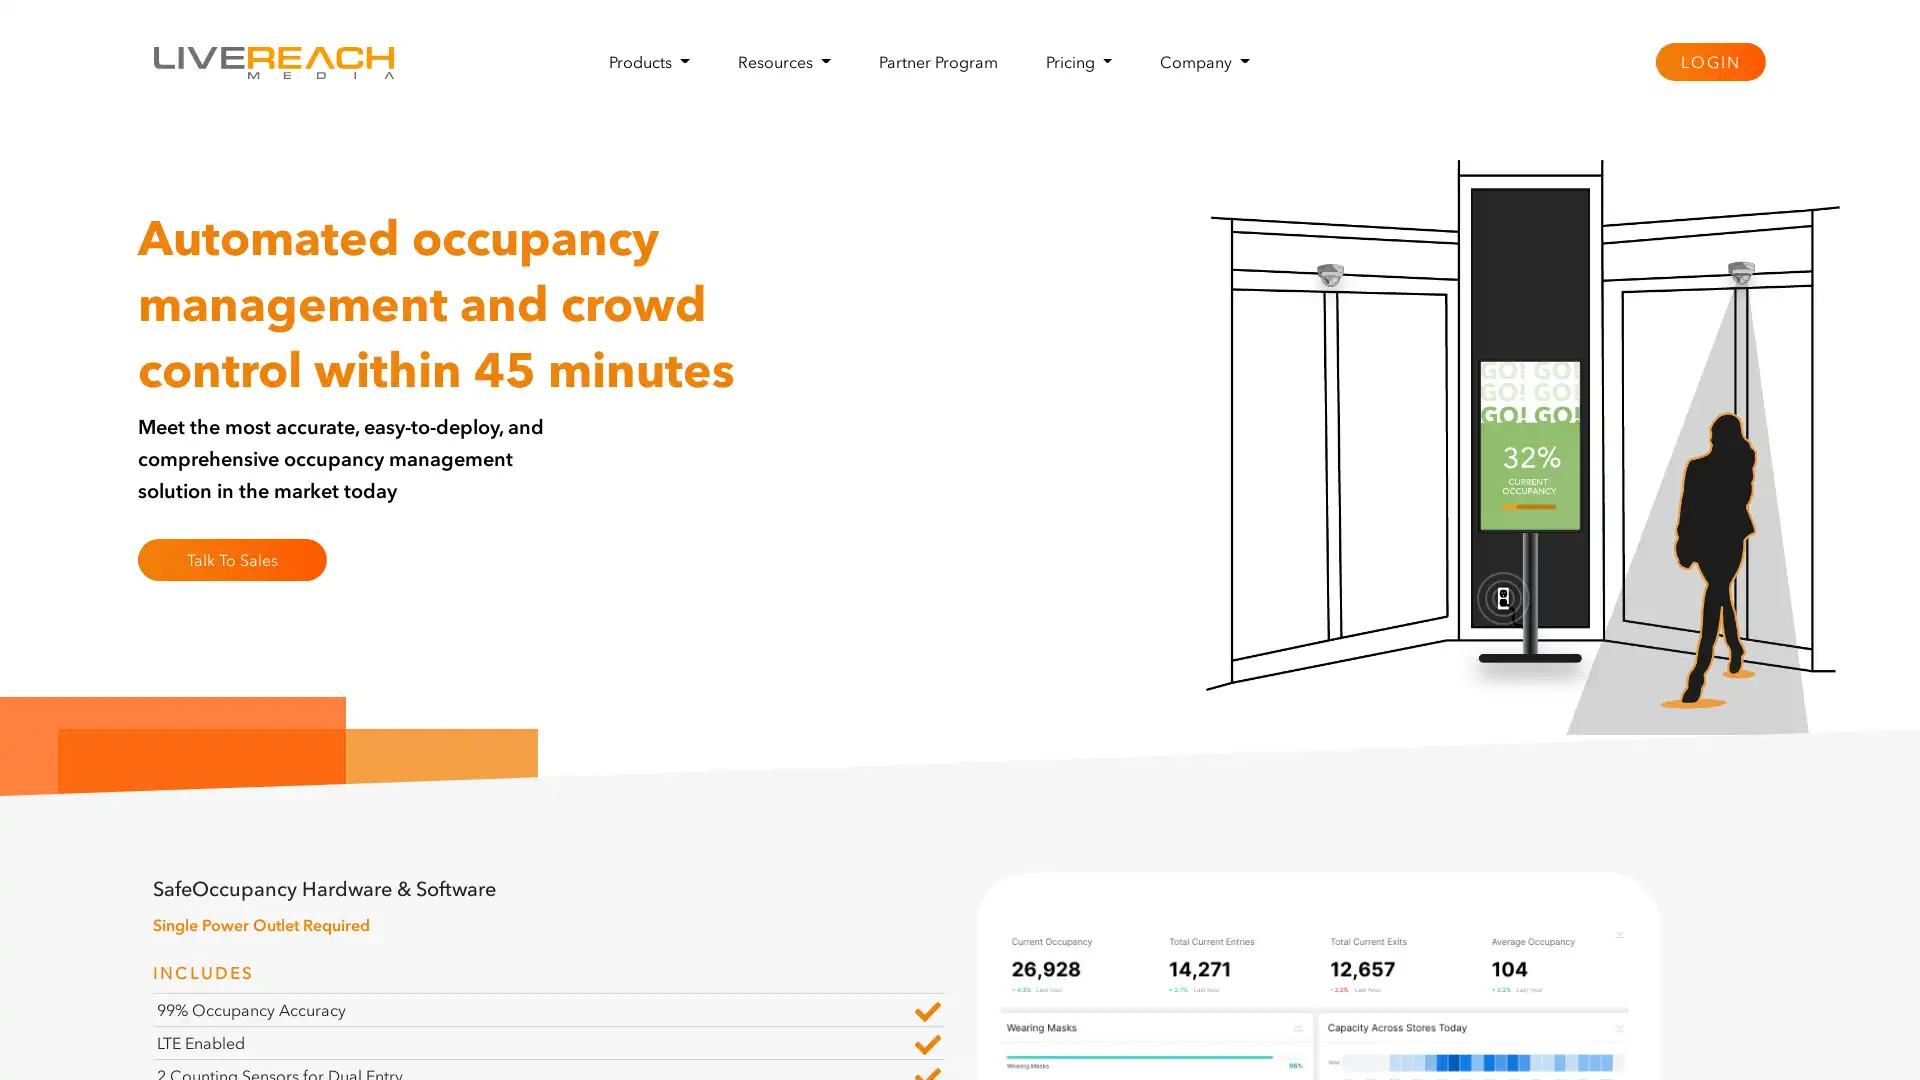  Describe the element at coordinates (1708, 60) in the screenshot. I see `LOGIN` at that location.